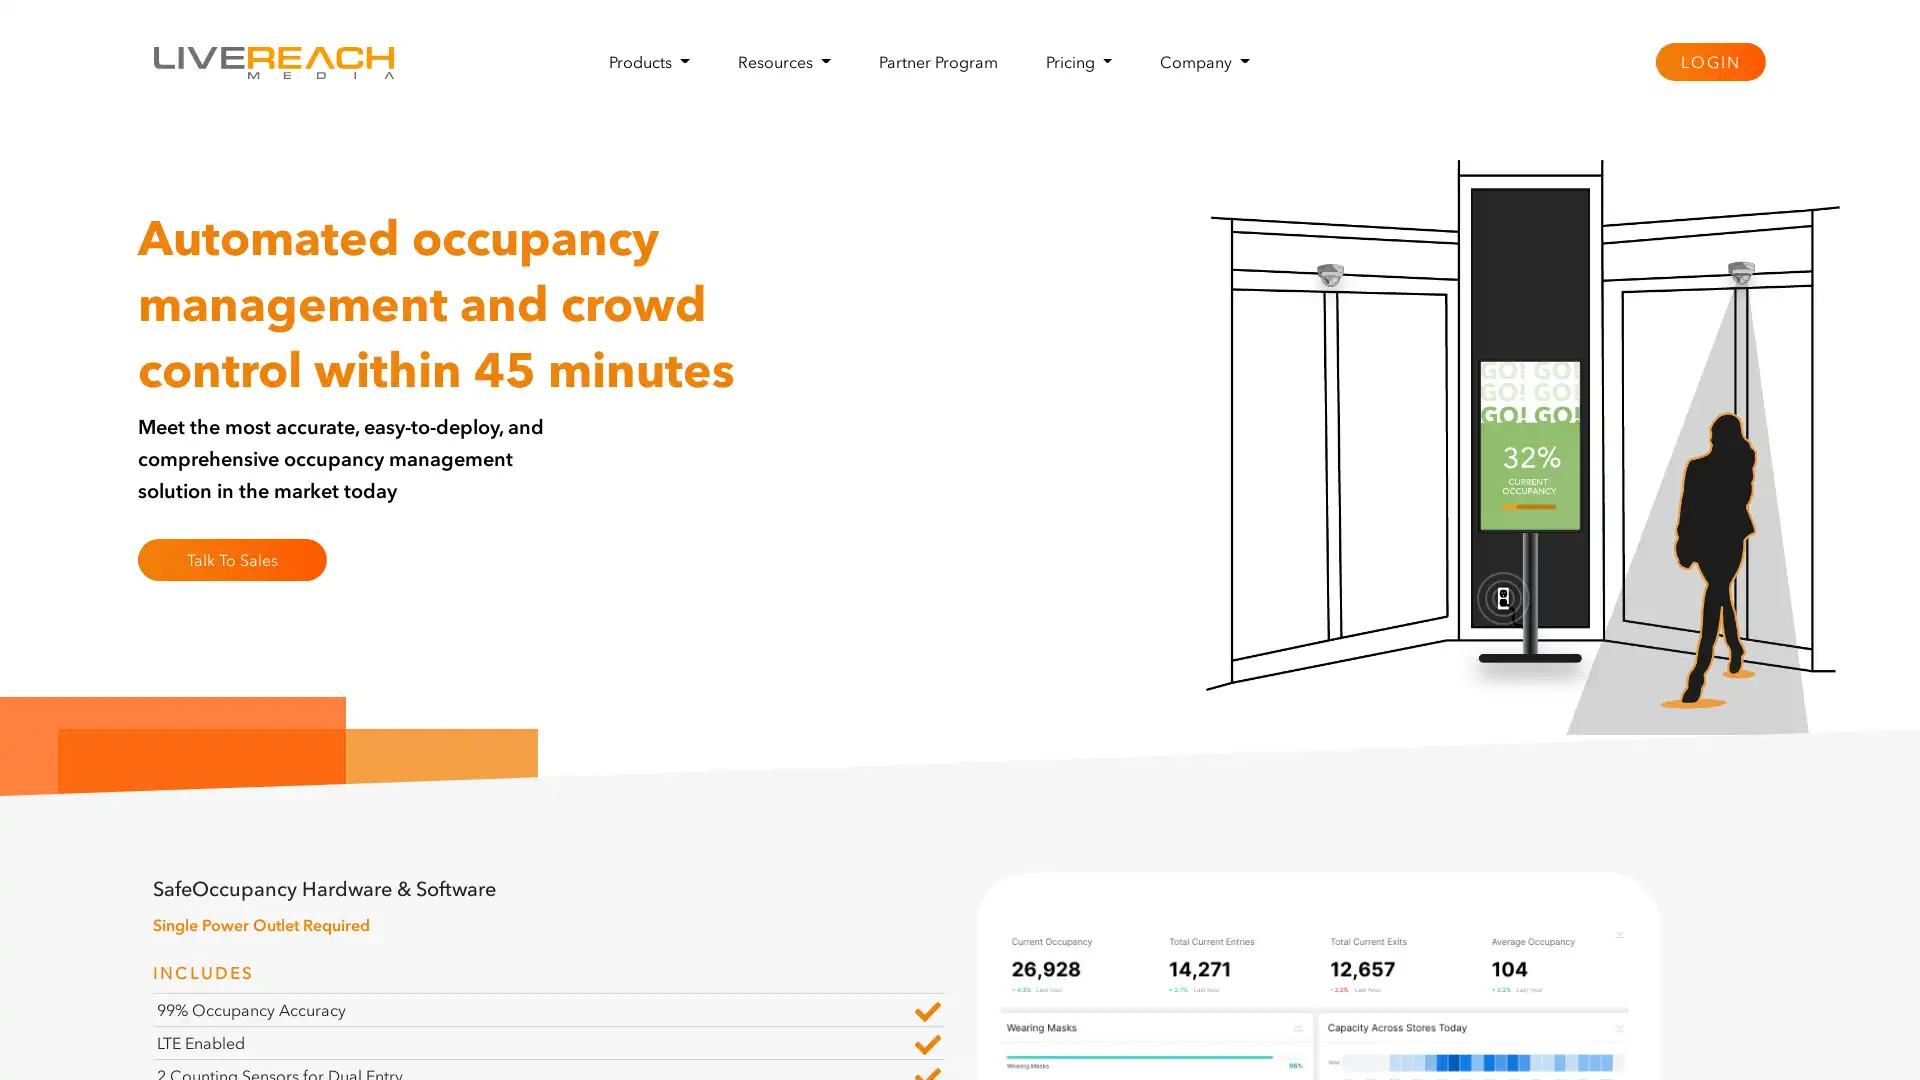  Describe the element at coordinates (1708, 60) in the screenshot. I see `LOGIN` at that location.